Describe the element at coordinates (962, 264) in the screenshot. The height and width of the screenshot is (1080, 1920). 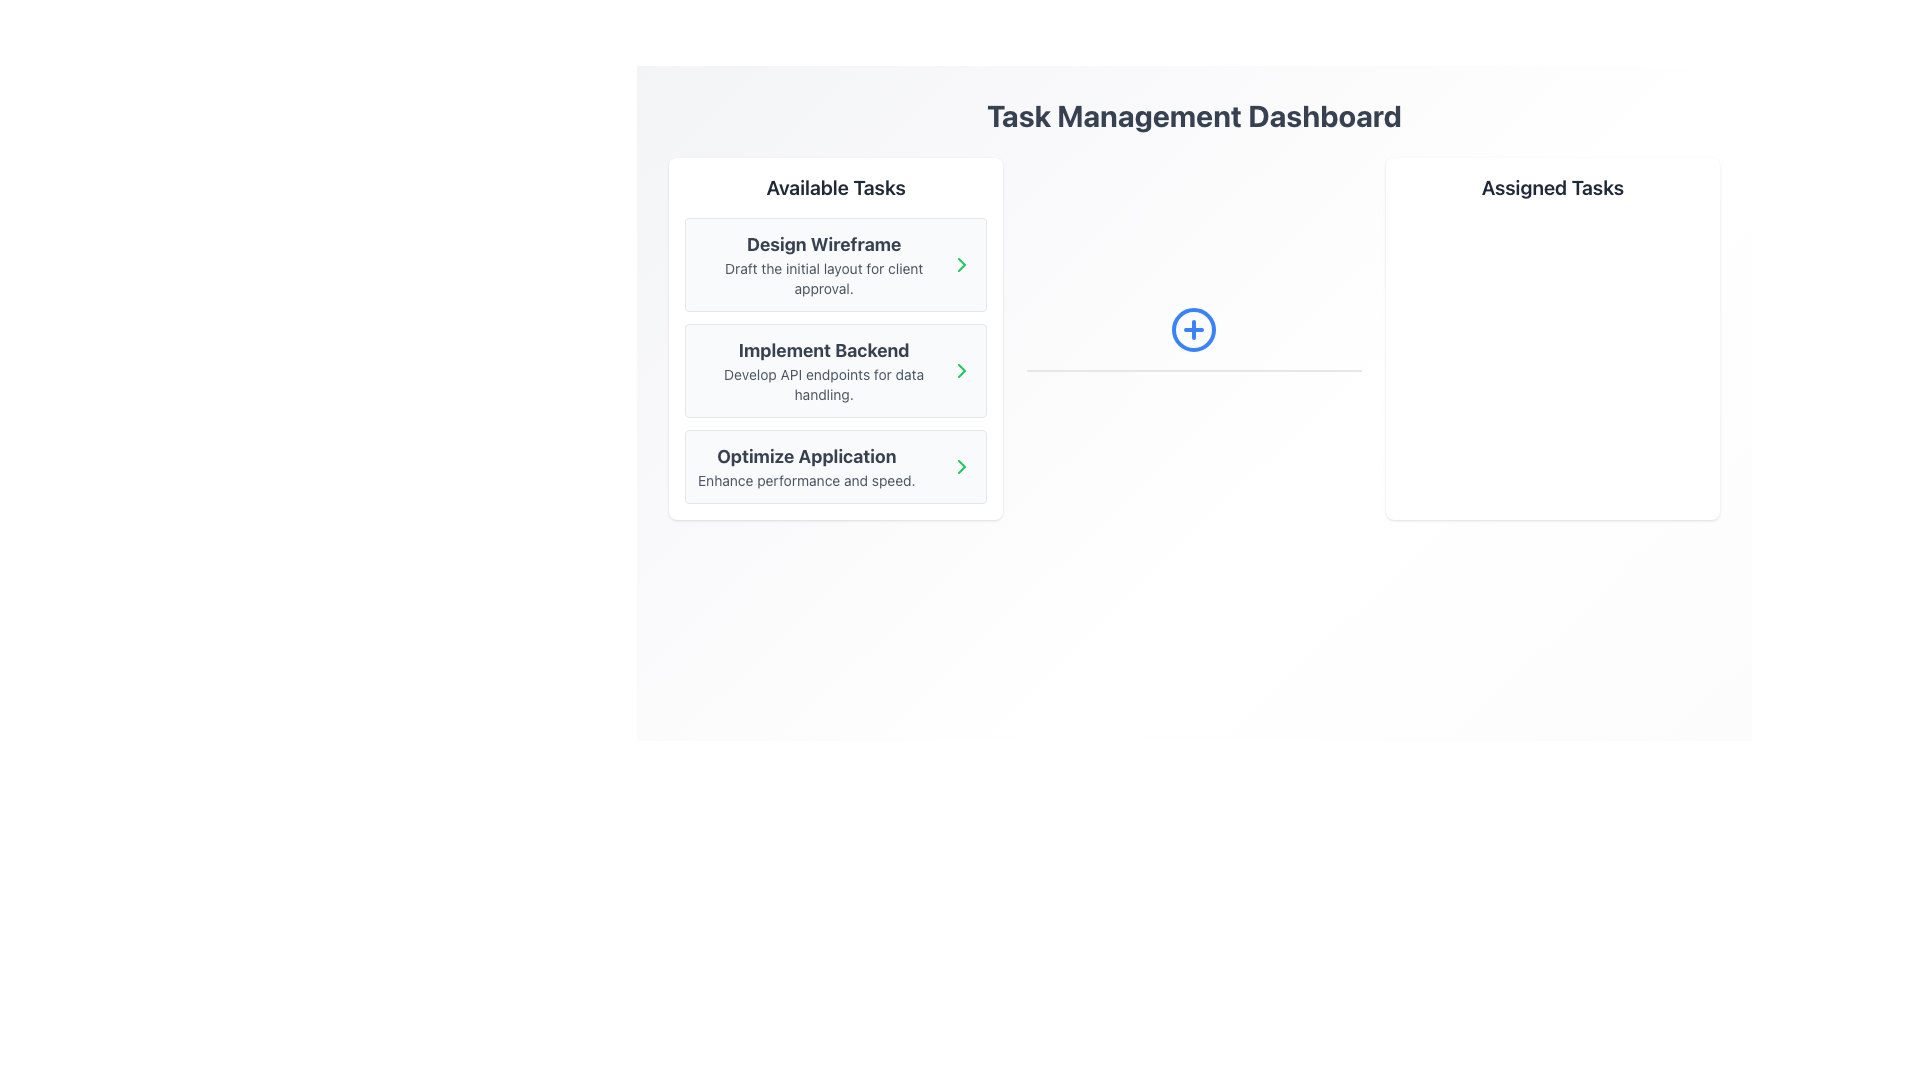
I see `the interactive icon located at the rightmost edge of the 'Design Wireframe' task card in the 'Available Tasks' section to change its color` at that location.